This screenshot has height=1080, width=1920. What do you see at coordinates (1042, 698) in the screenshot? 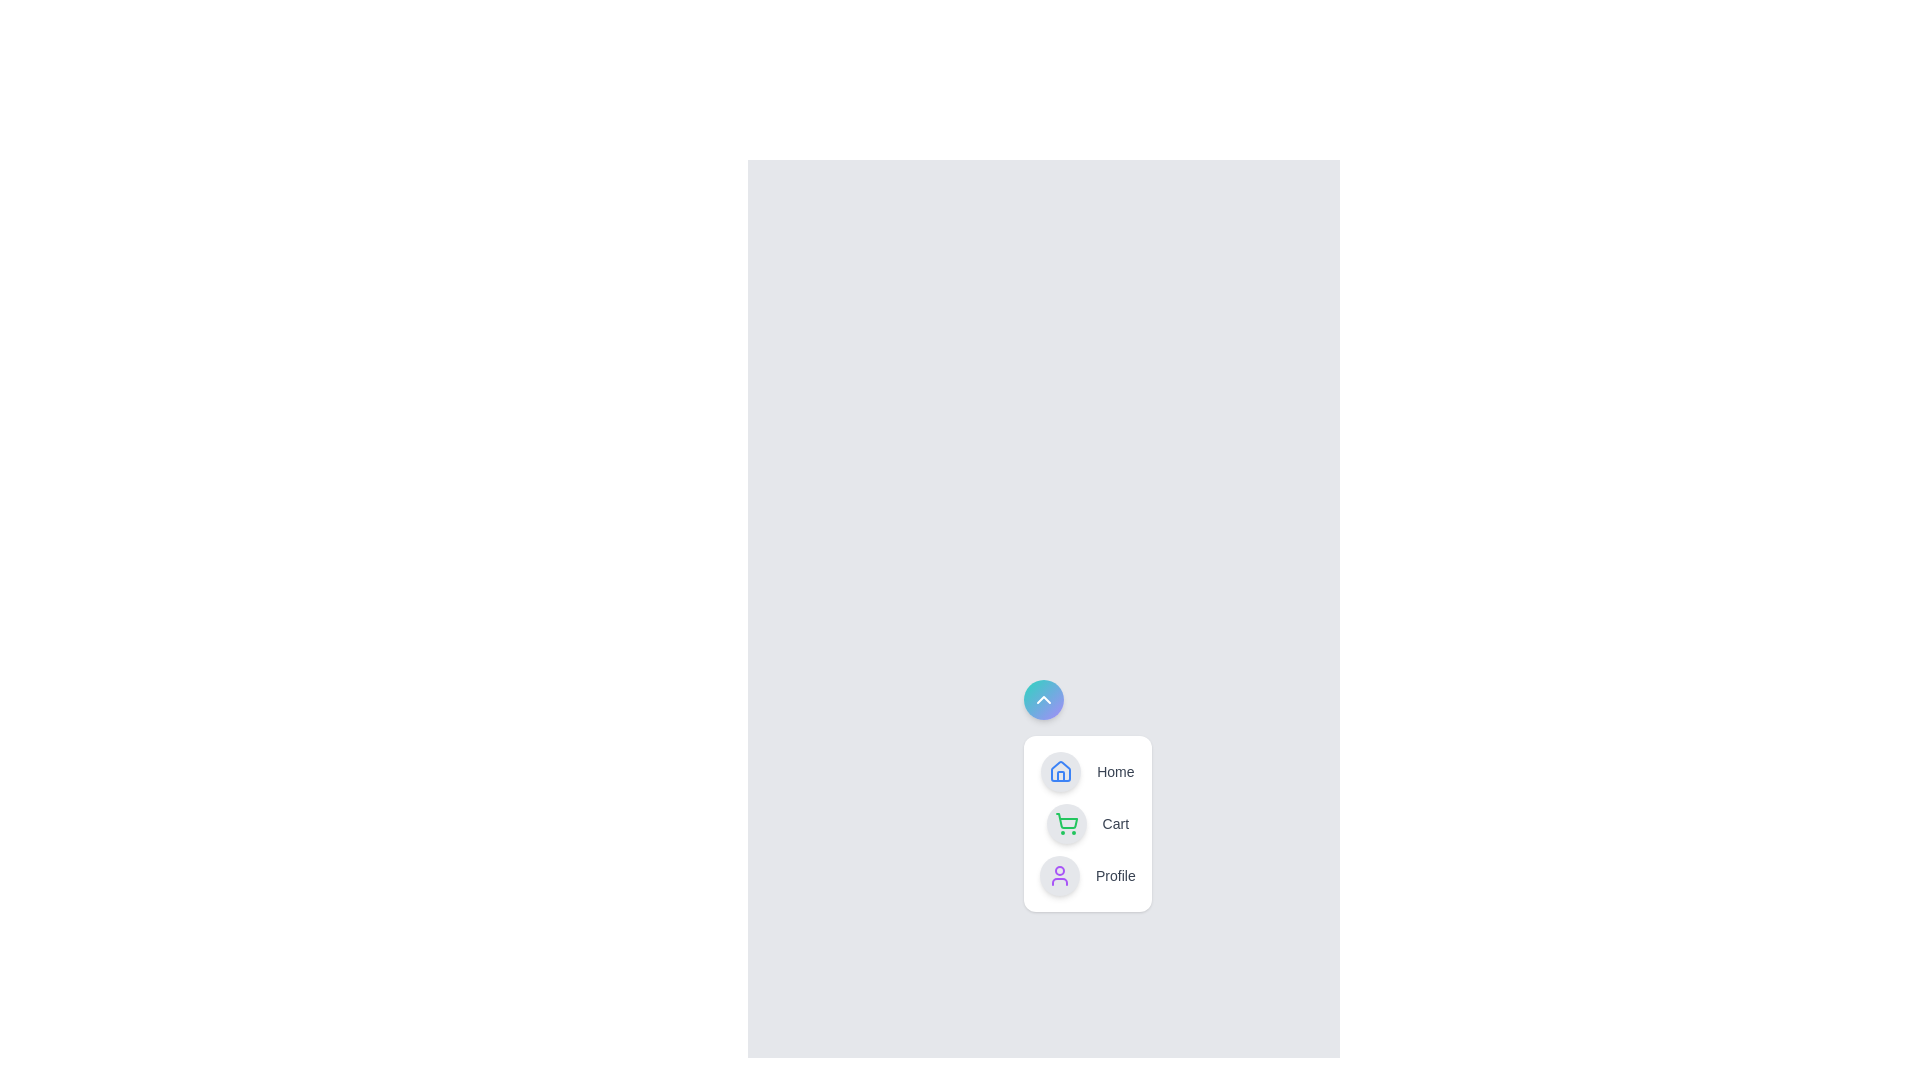
I see `the main button to toggle the menu` at bounding box center [1042, 698].